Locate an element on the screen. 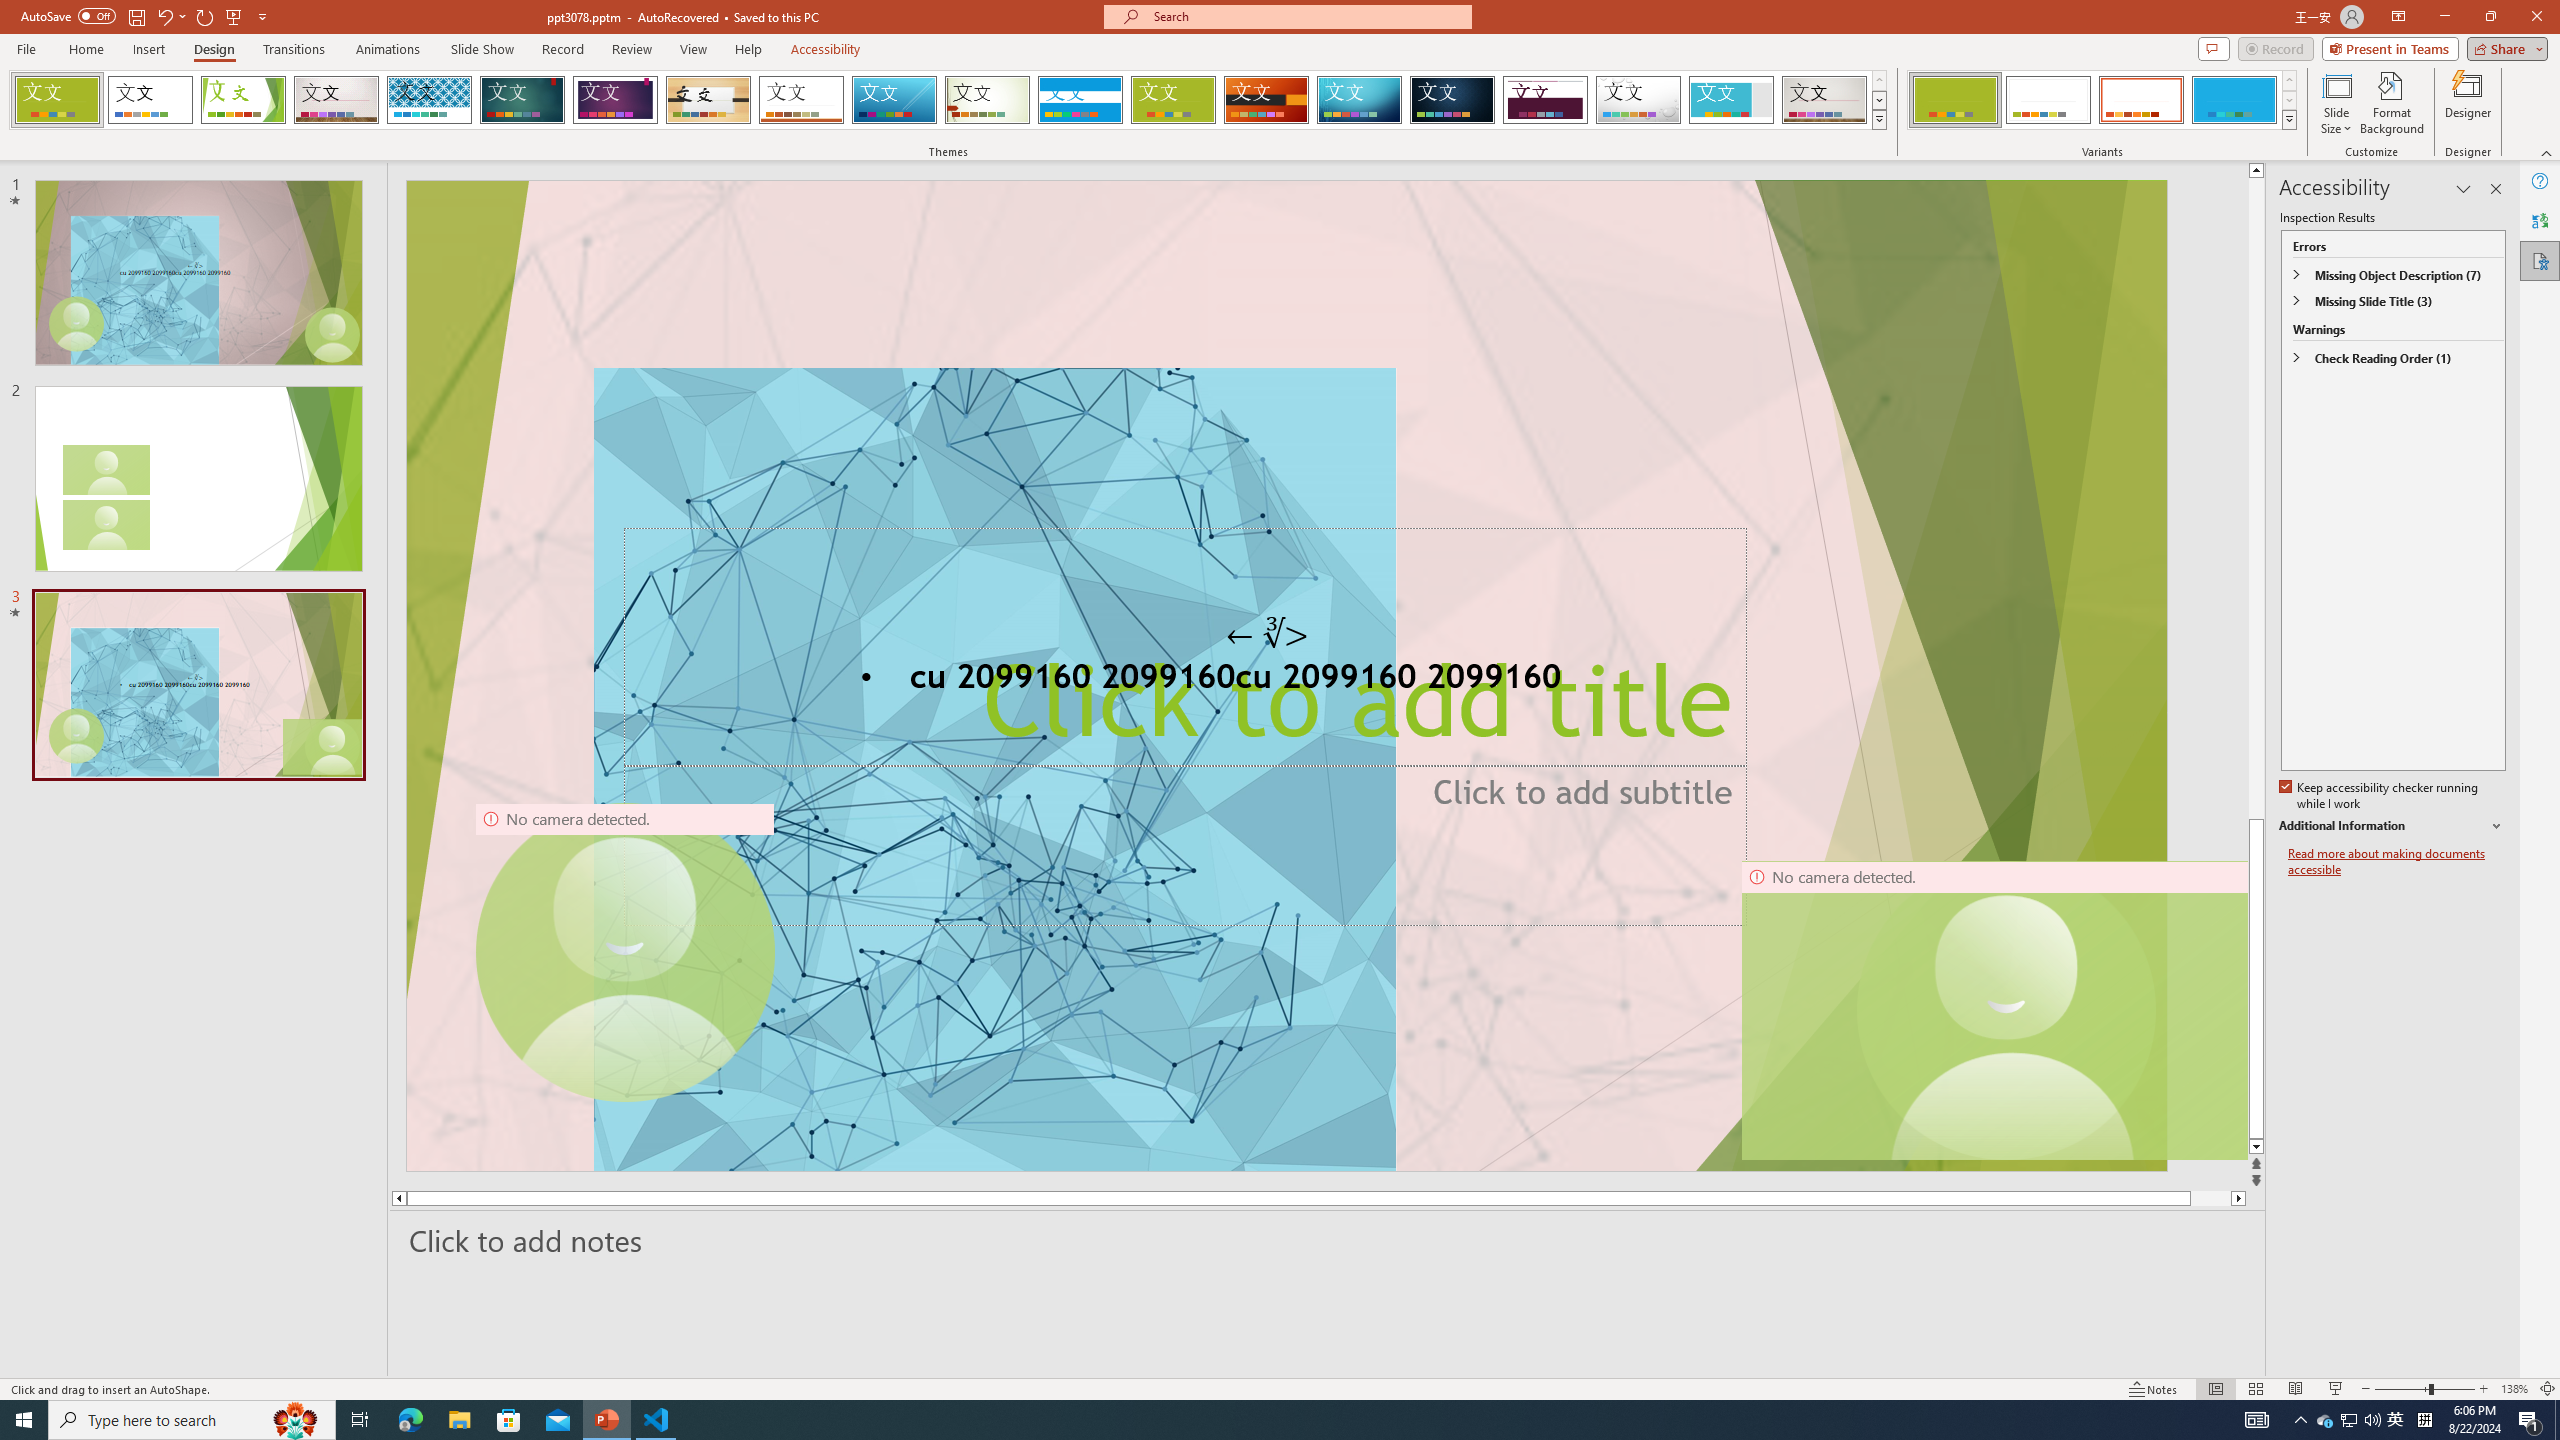  'Keep accessibility checker running while I work' is located at coordinates (2380, 796).